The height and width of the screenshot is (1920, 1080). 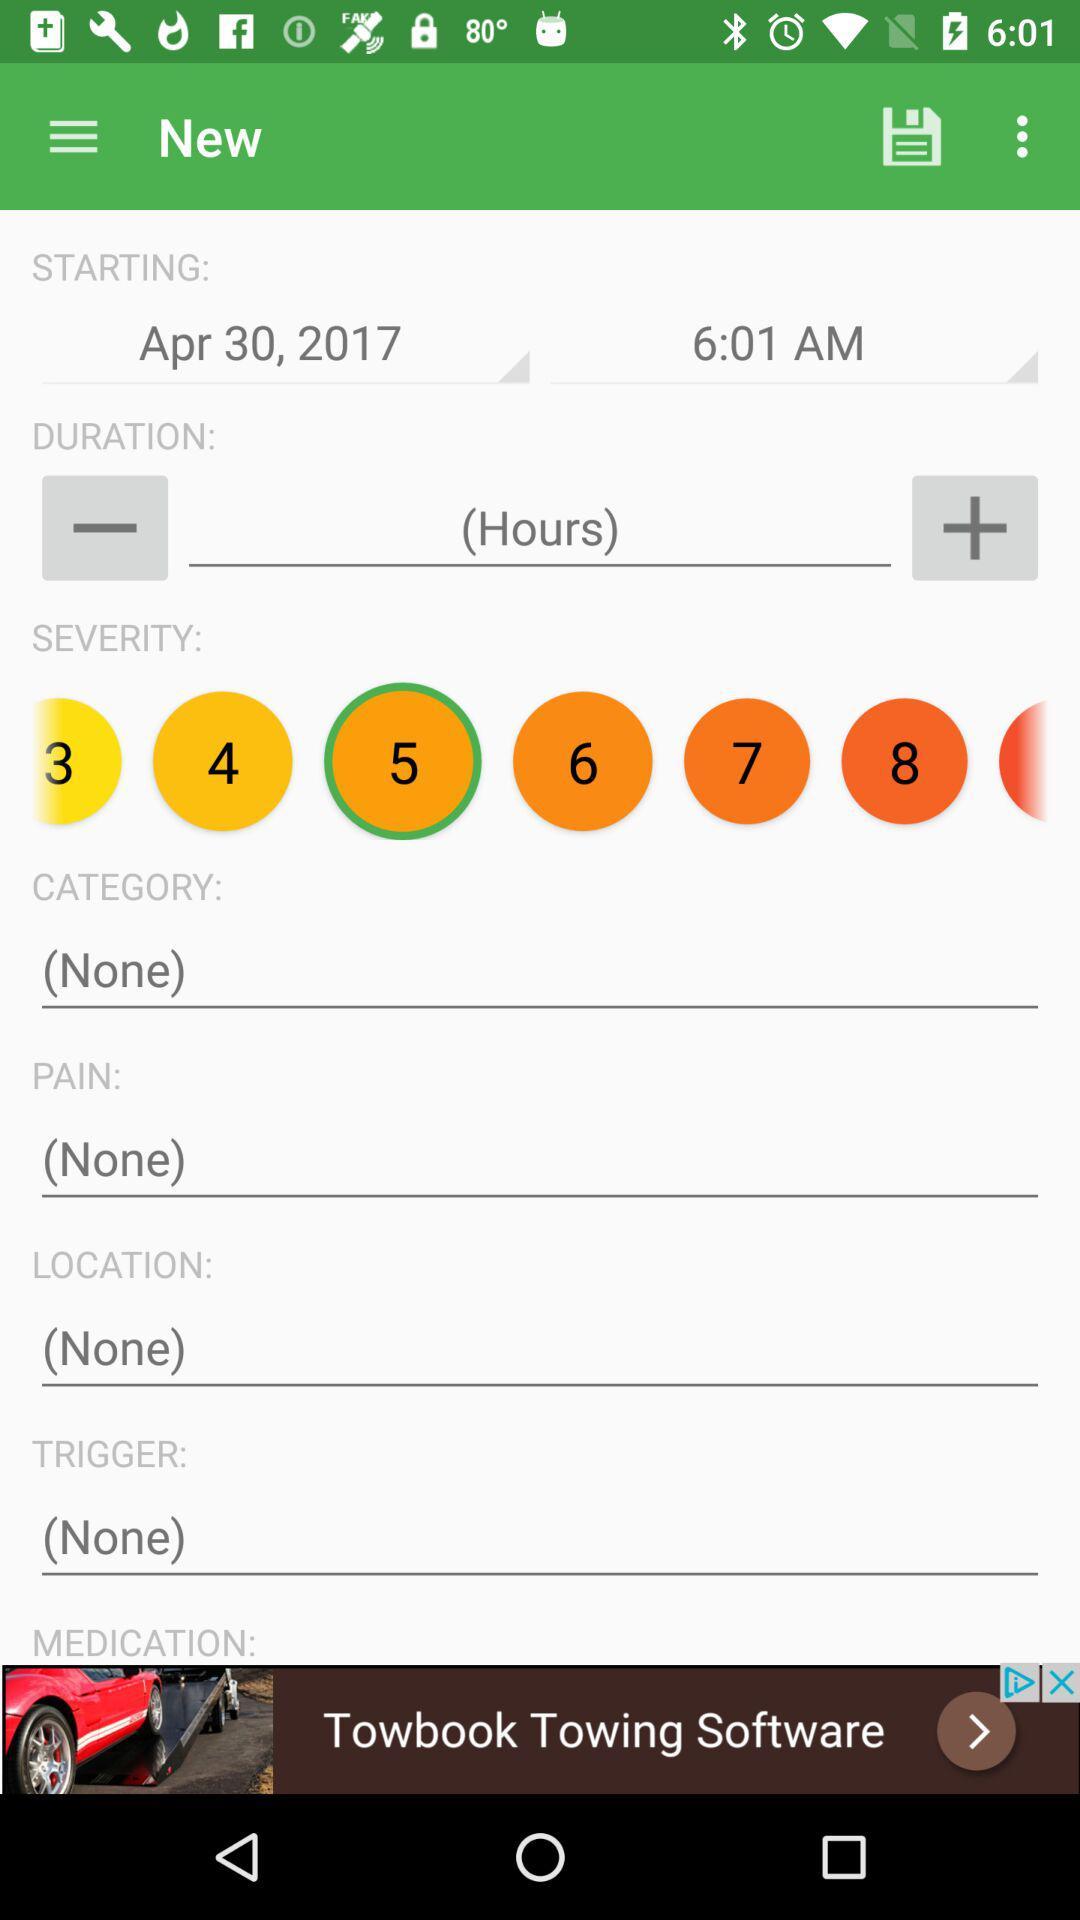 What do you see at coordinates (540, 969) in the screenshot?
I see `the text field below category` at bounding box center [540, 969].